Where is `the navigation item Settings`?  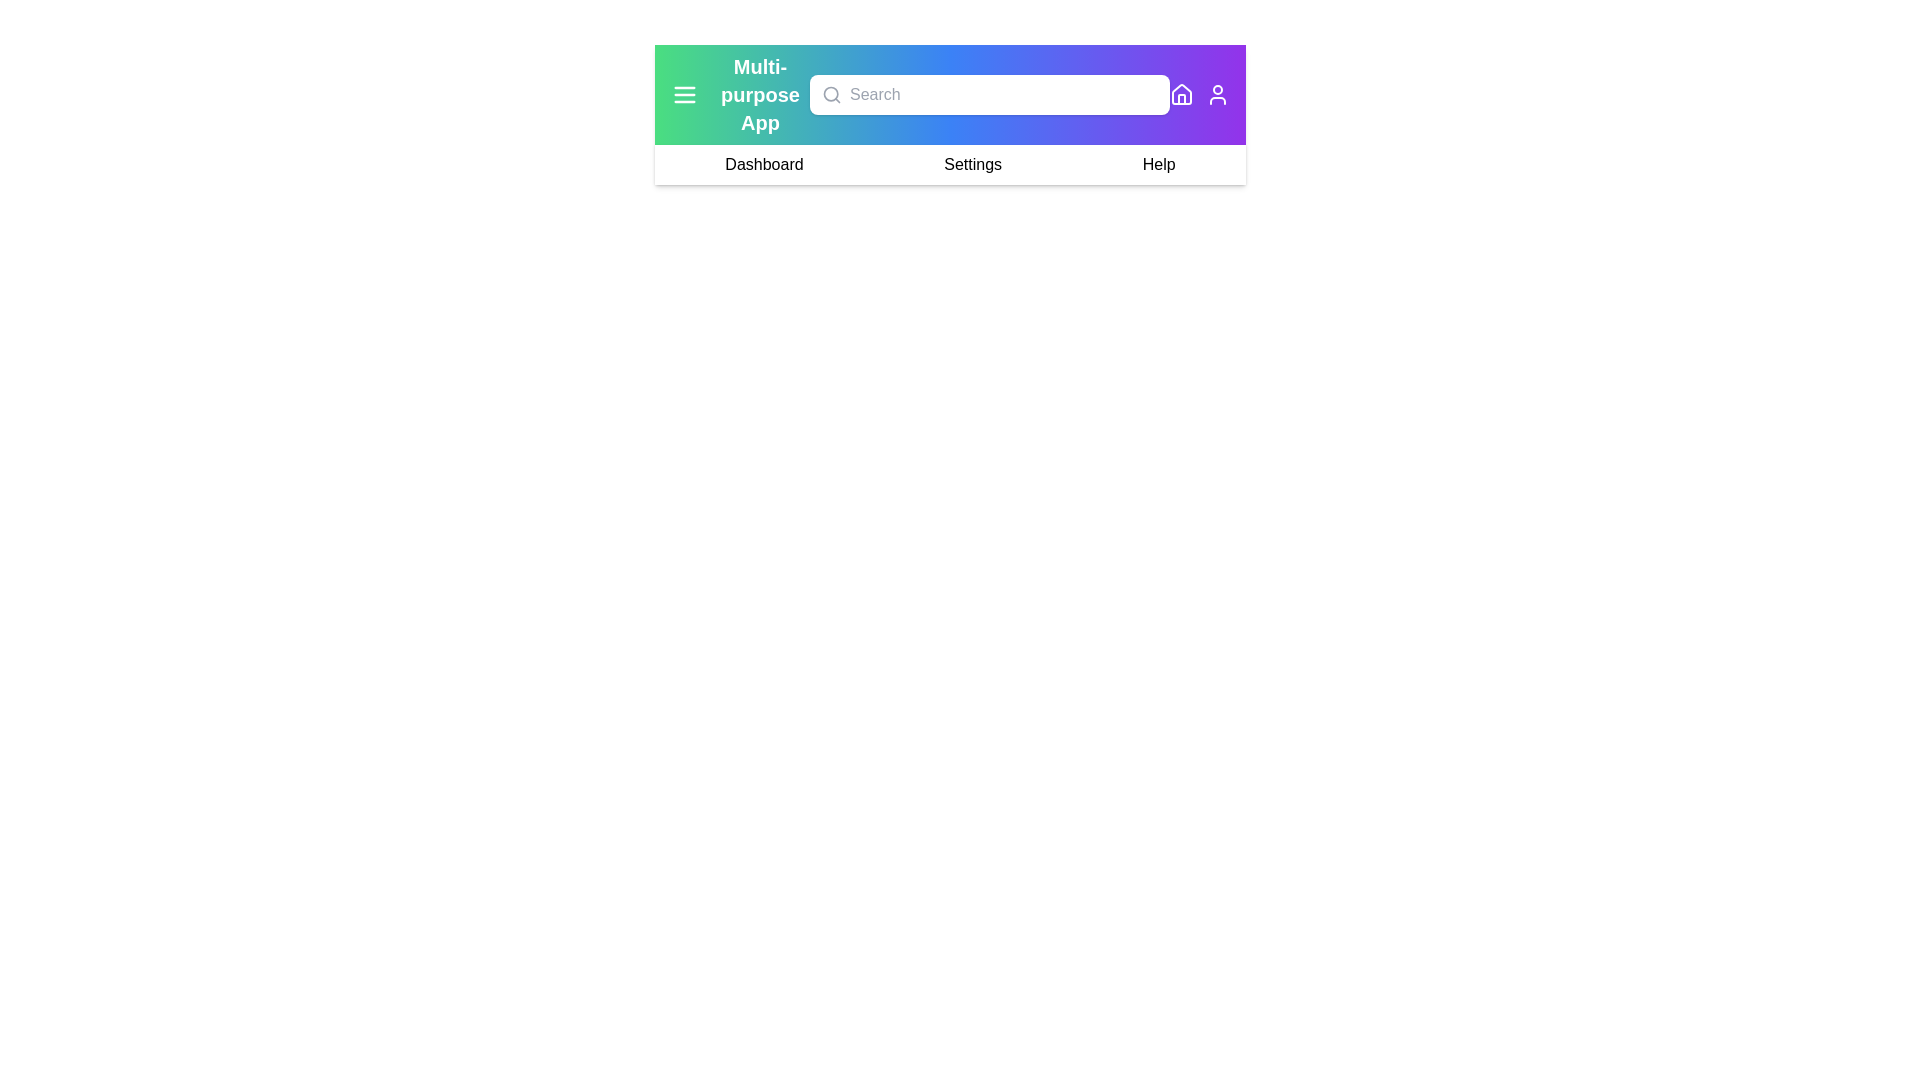
the navigation item Settings is located at coordinates (973, 164).